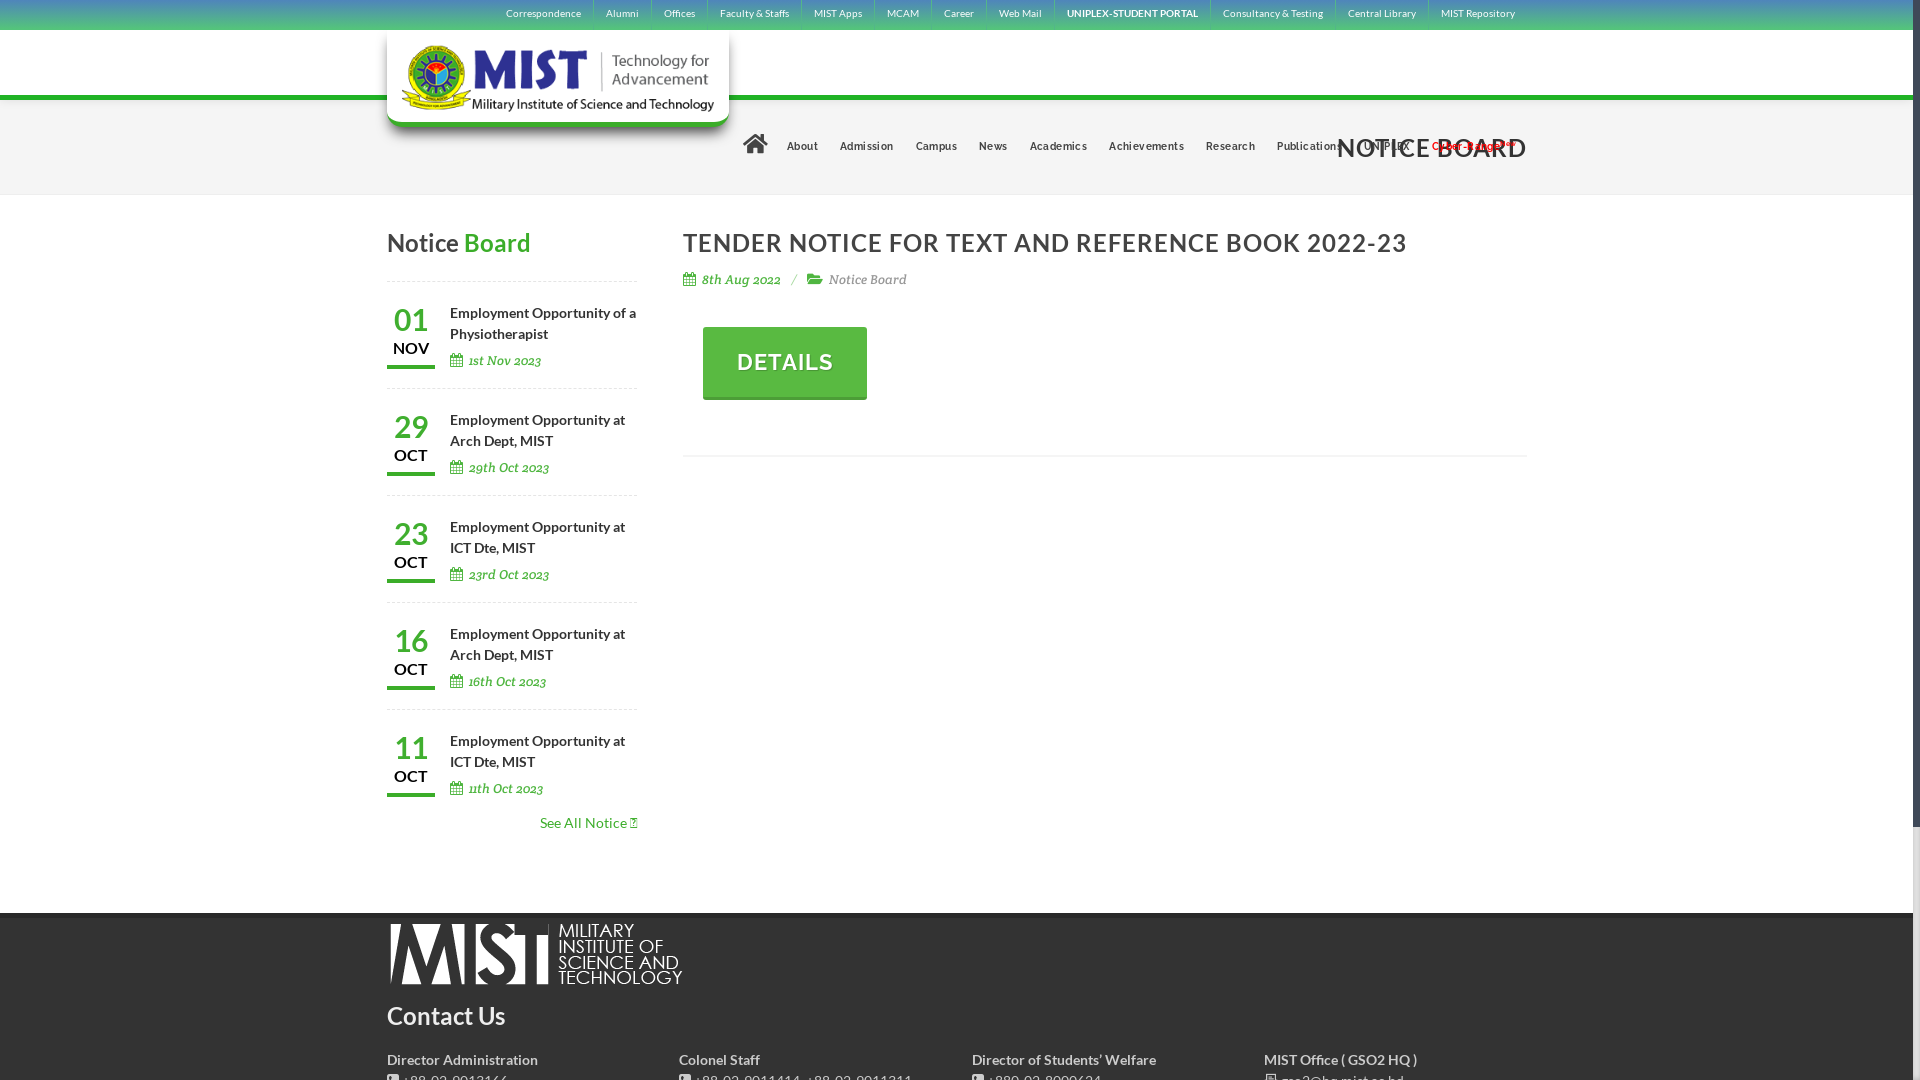 The width and height of the screenshot is (1920, 1080). I want to click on 'Faculty & Staffs', so click(753, 15).